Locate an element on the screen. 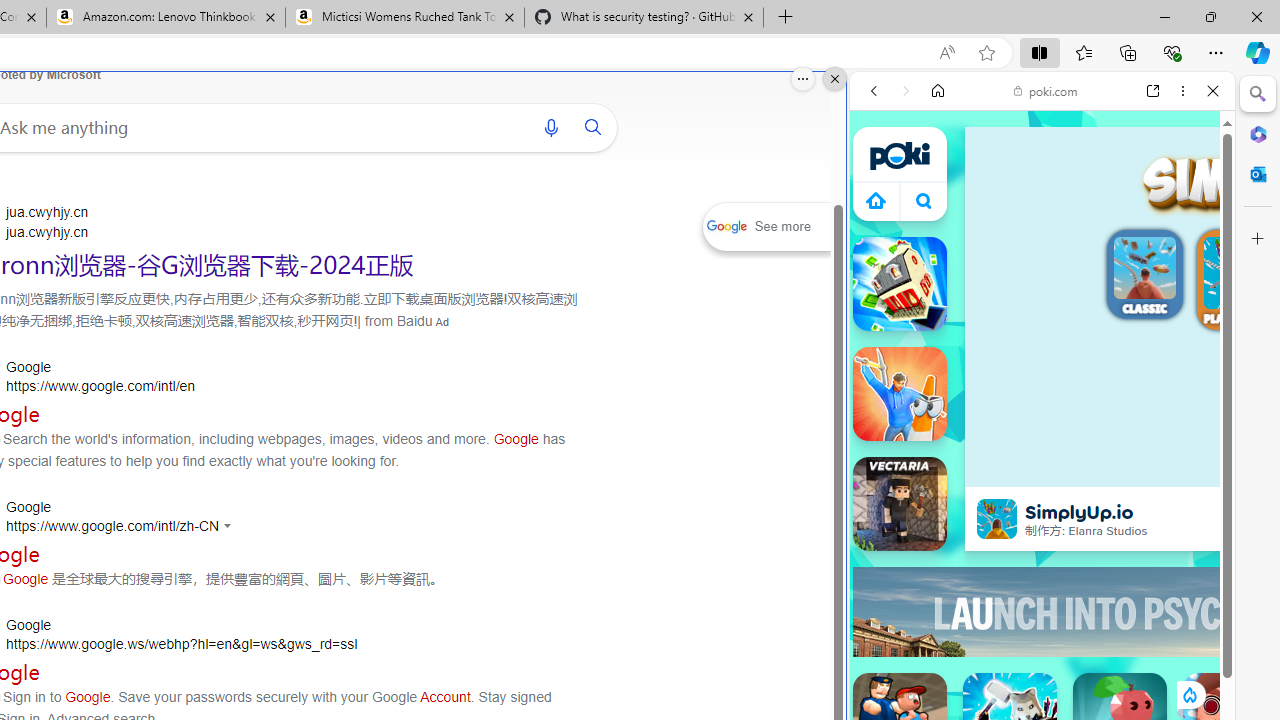  'Simply Prop Hunt Simply Prop Hunt' is located at coordinates (898, 393).